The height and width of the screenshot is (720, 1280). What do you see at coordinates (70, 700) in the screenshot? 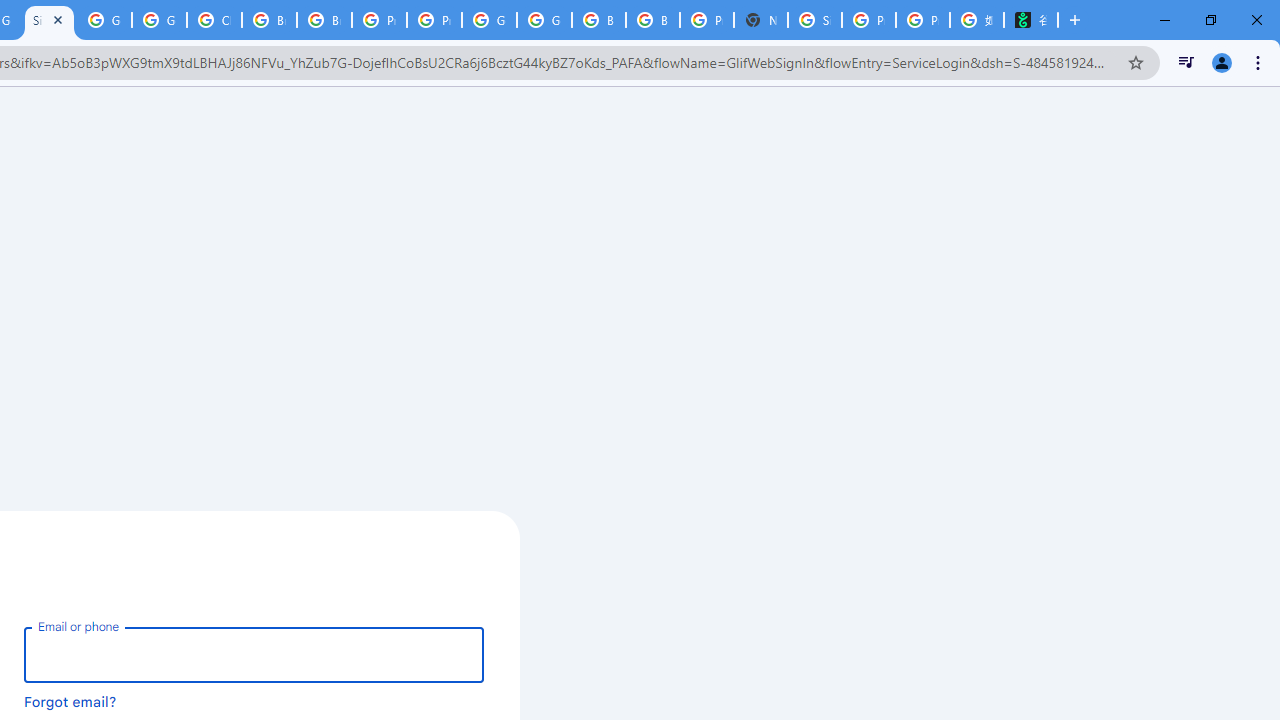
I see `'Forgot email?'` at bounding box center [70, 700].